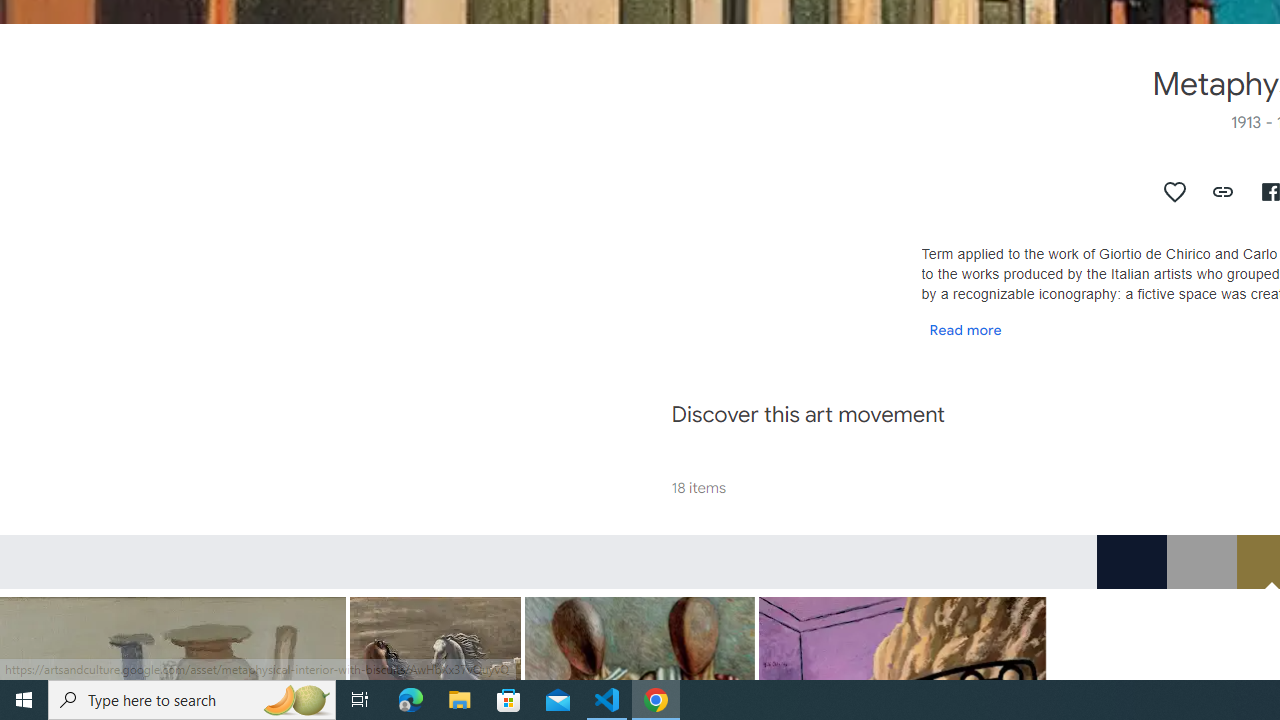 This screenshot has height=720, width=1280. I want to click on 'Authenticate to favorite this asset.', so click(1175, 191).